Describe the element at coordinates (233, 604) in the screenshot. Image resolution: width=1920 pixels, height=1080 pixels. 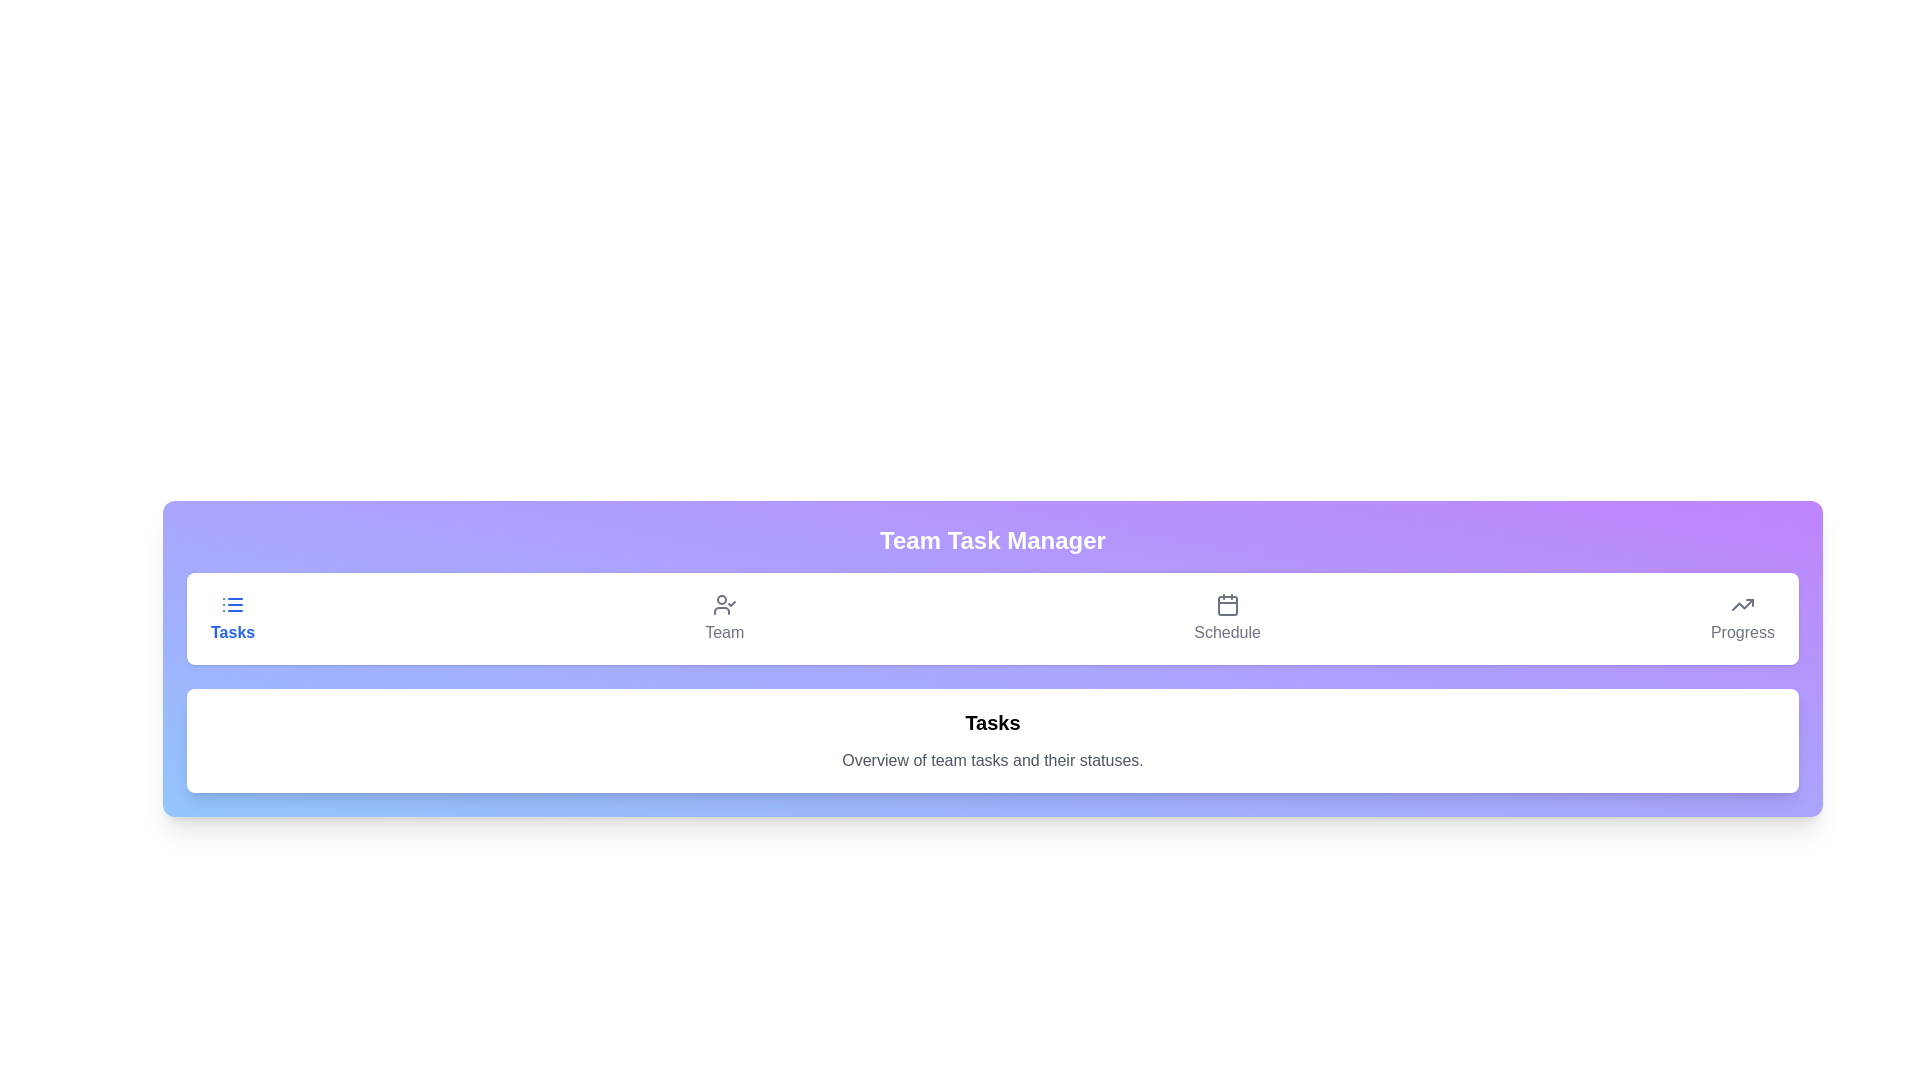
I see `the SVG icon displaying a list design that serves as a visual marker for the 'Tasks' section in the navigation bar located at the top of the page` at that location.